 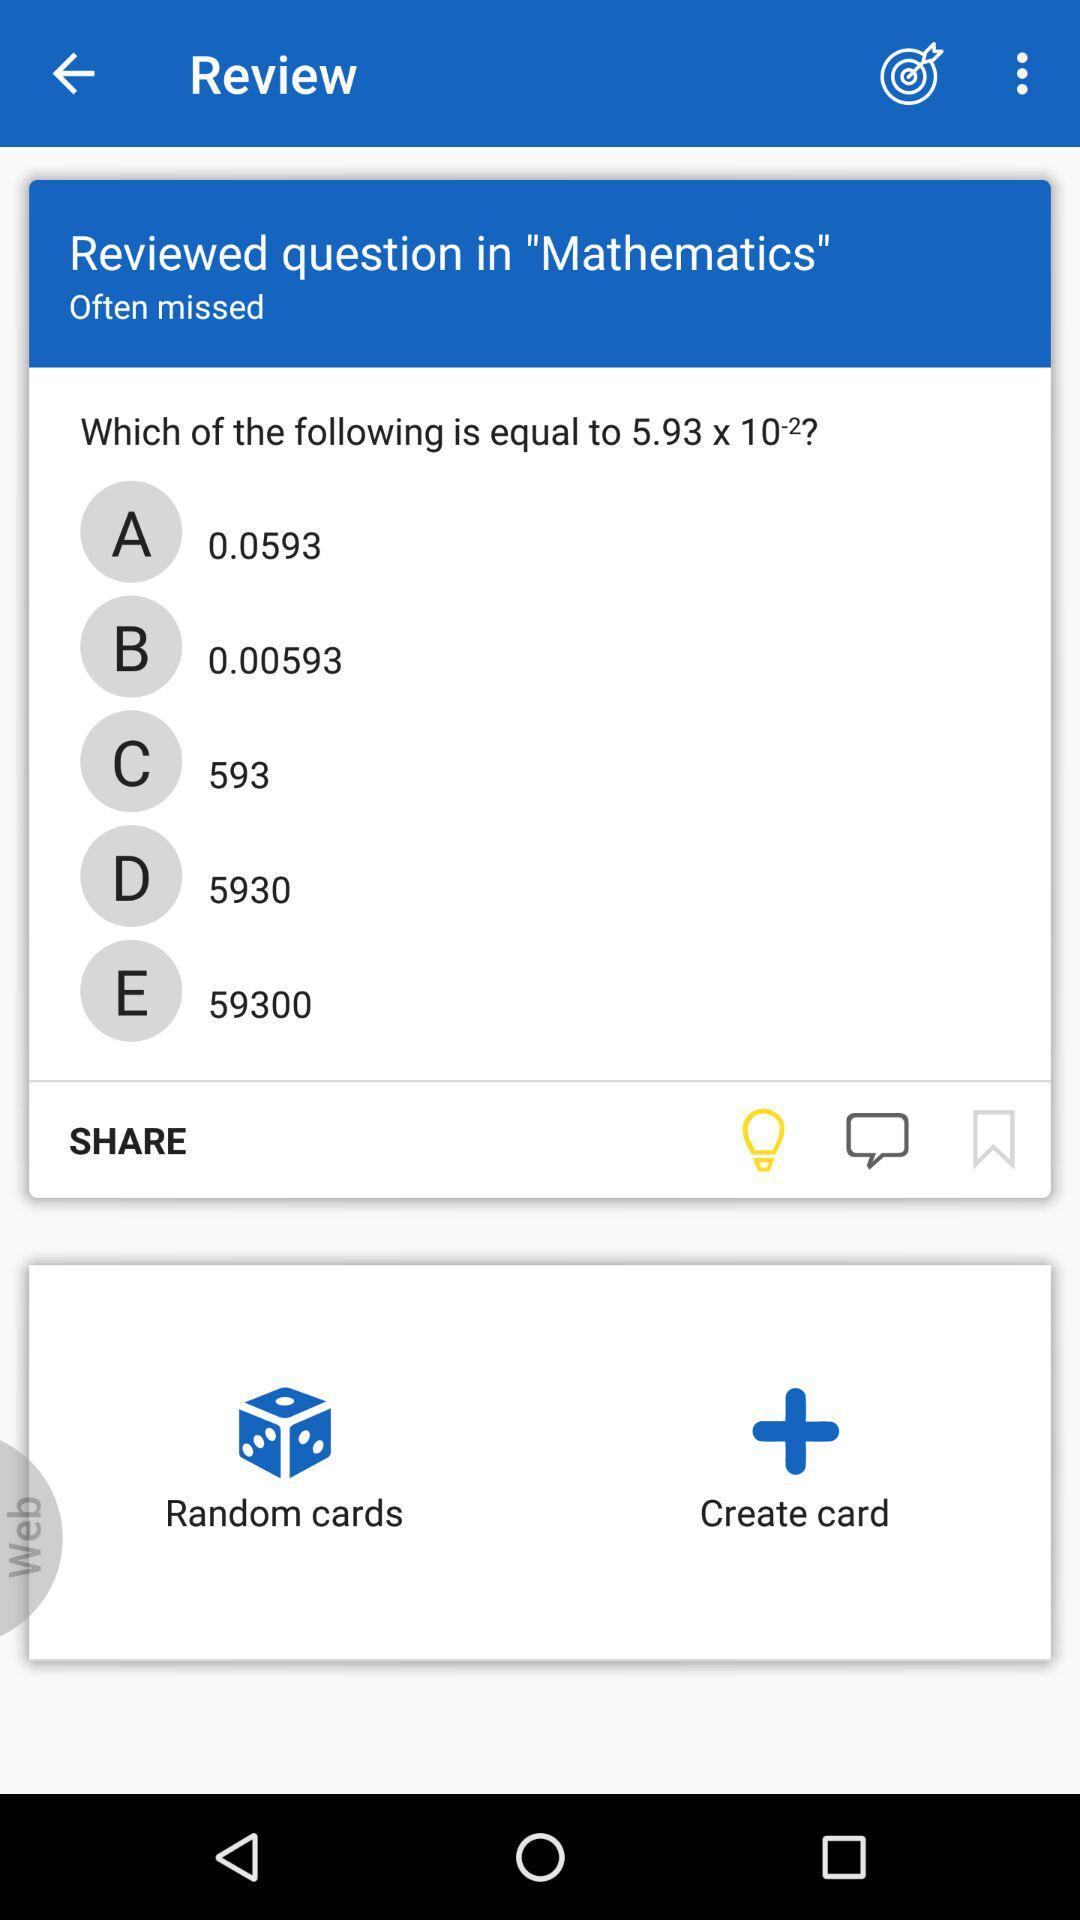 What do you see at coordinates (31, 1537) in the screenshot?
I see `web` at bounding box center [31, 1537].